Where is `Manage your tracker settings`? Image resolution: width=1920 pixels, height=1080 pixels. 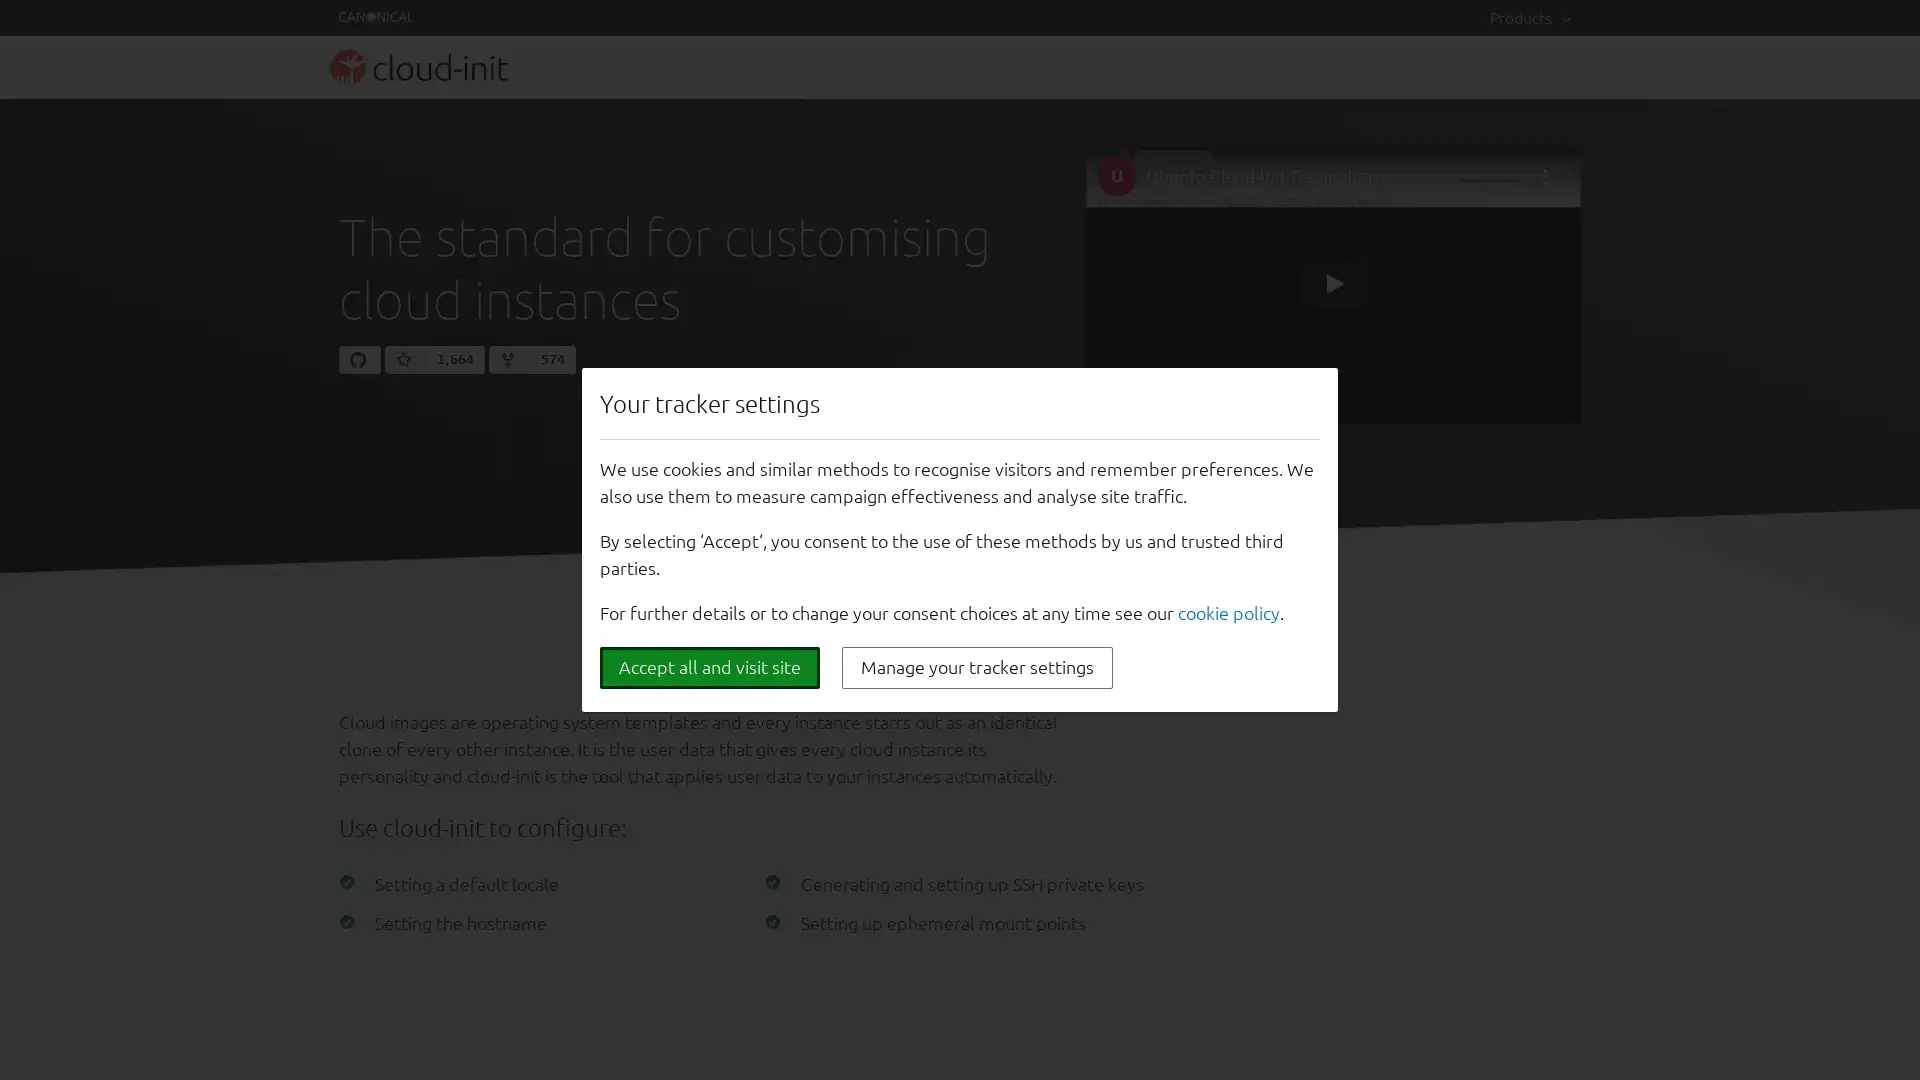
Manage your tracker settings is located at coordinates (977, 667).